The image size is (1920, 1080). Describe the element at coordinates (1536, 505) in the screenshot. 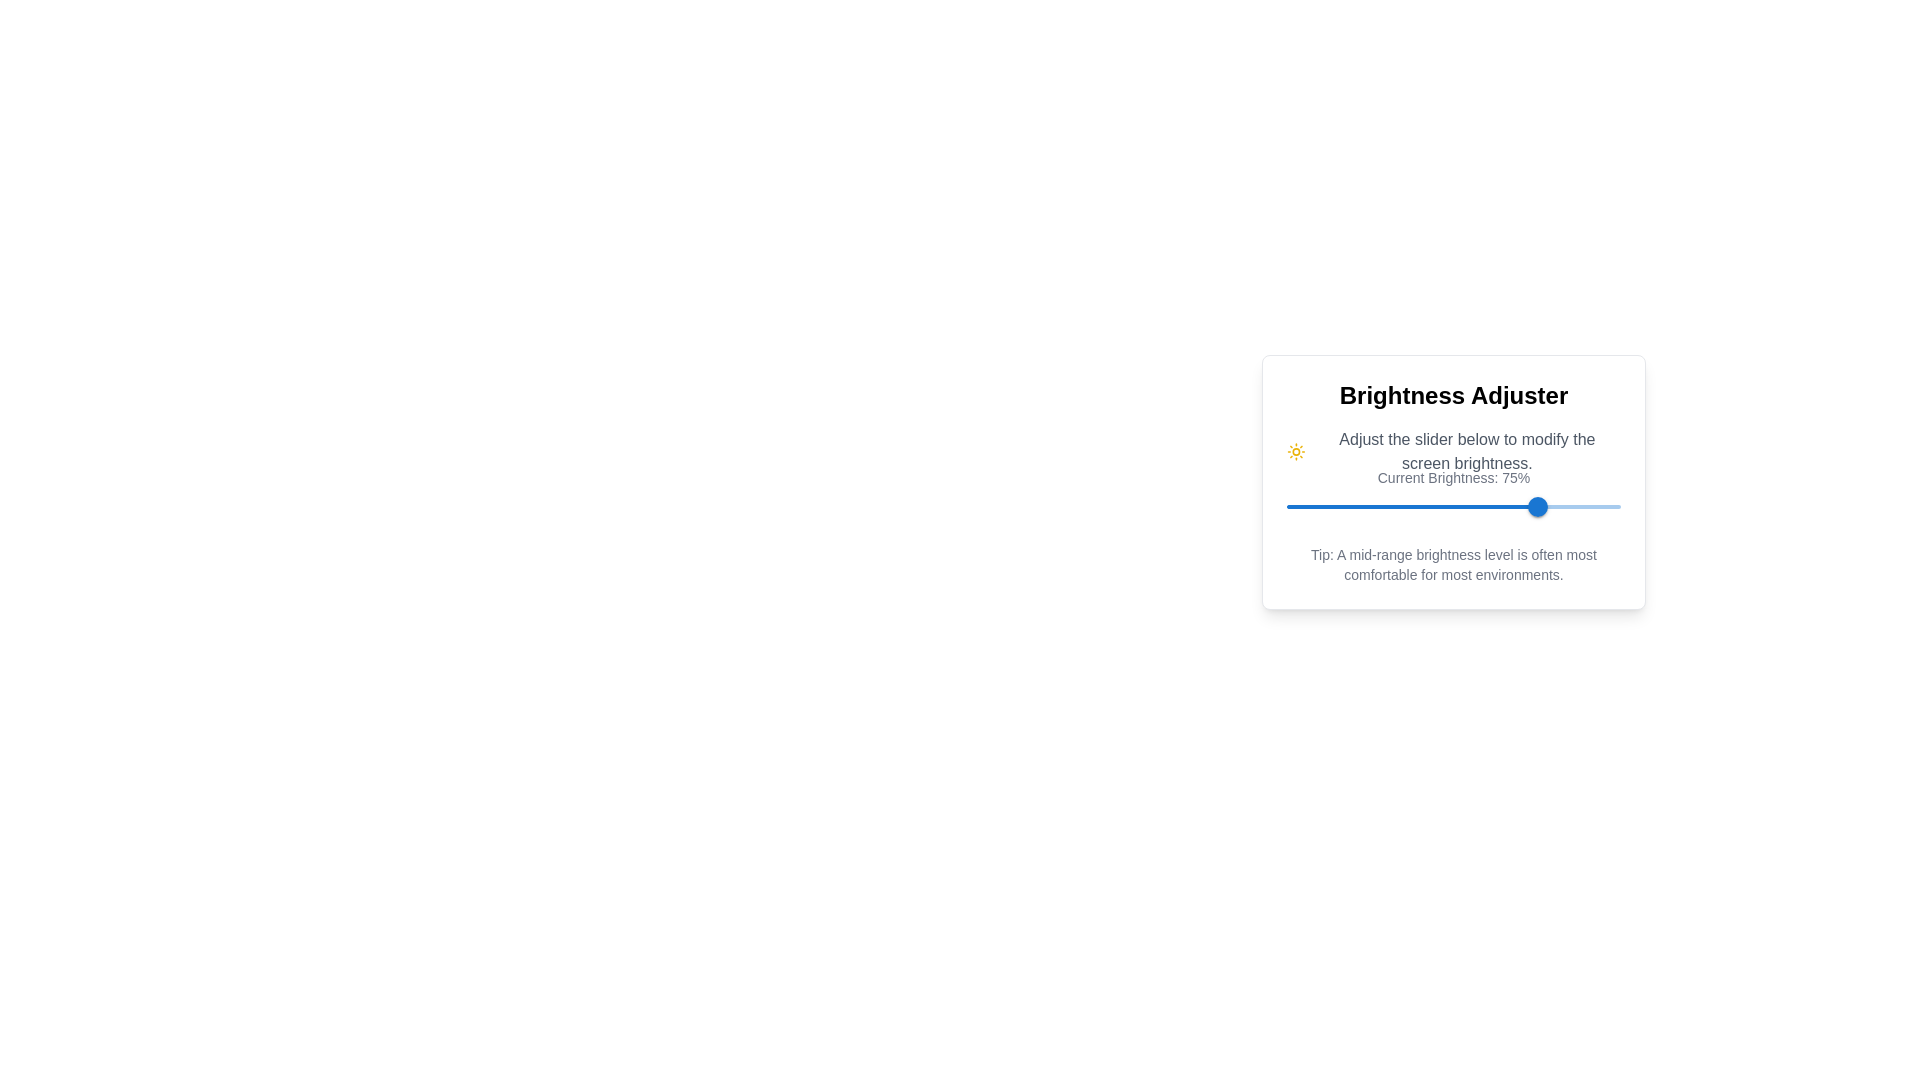

I see `the brightness` at that location.